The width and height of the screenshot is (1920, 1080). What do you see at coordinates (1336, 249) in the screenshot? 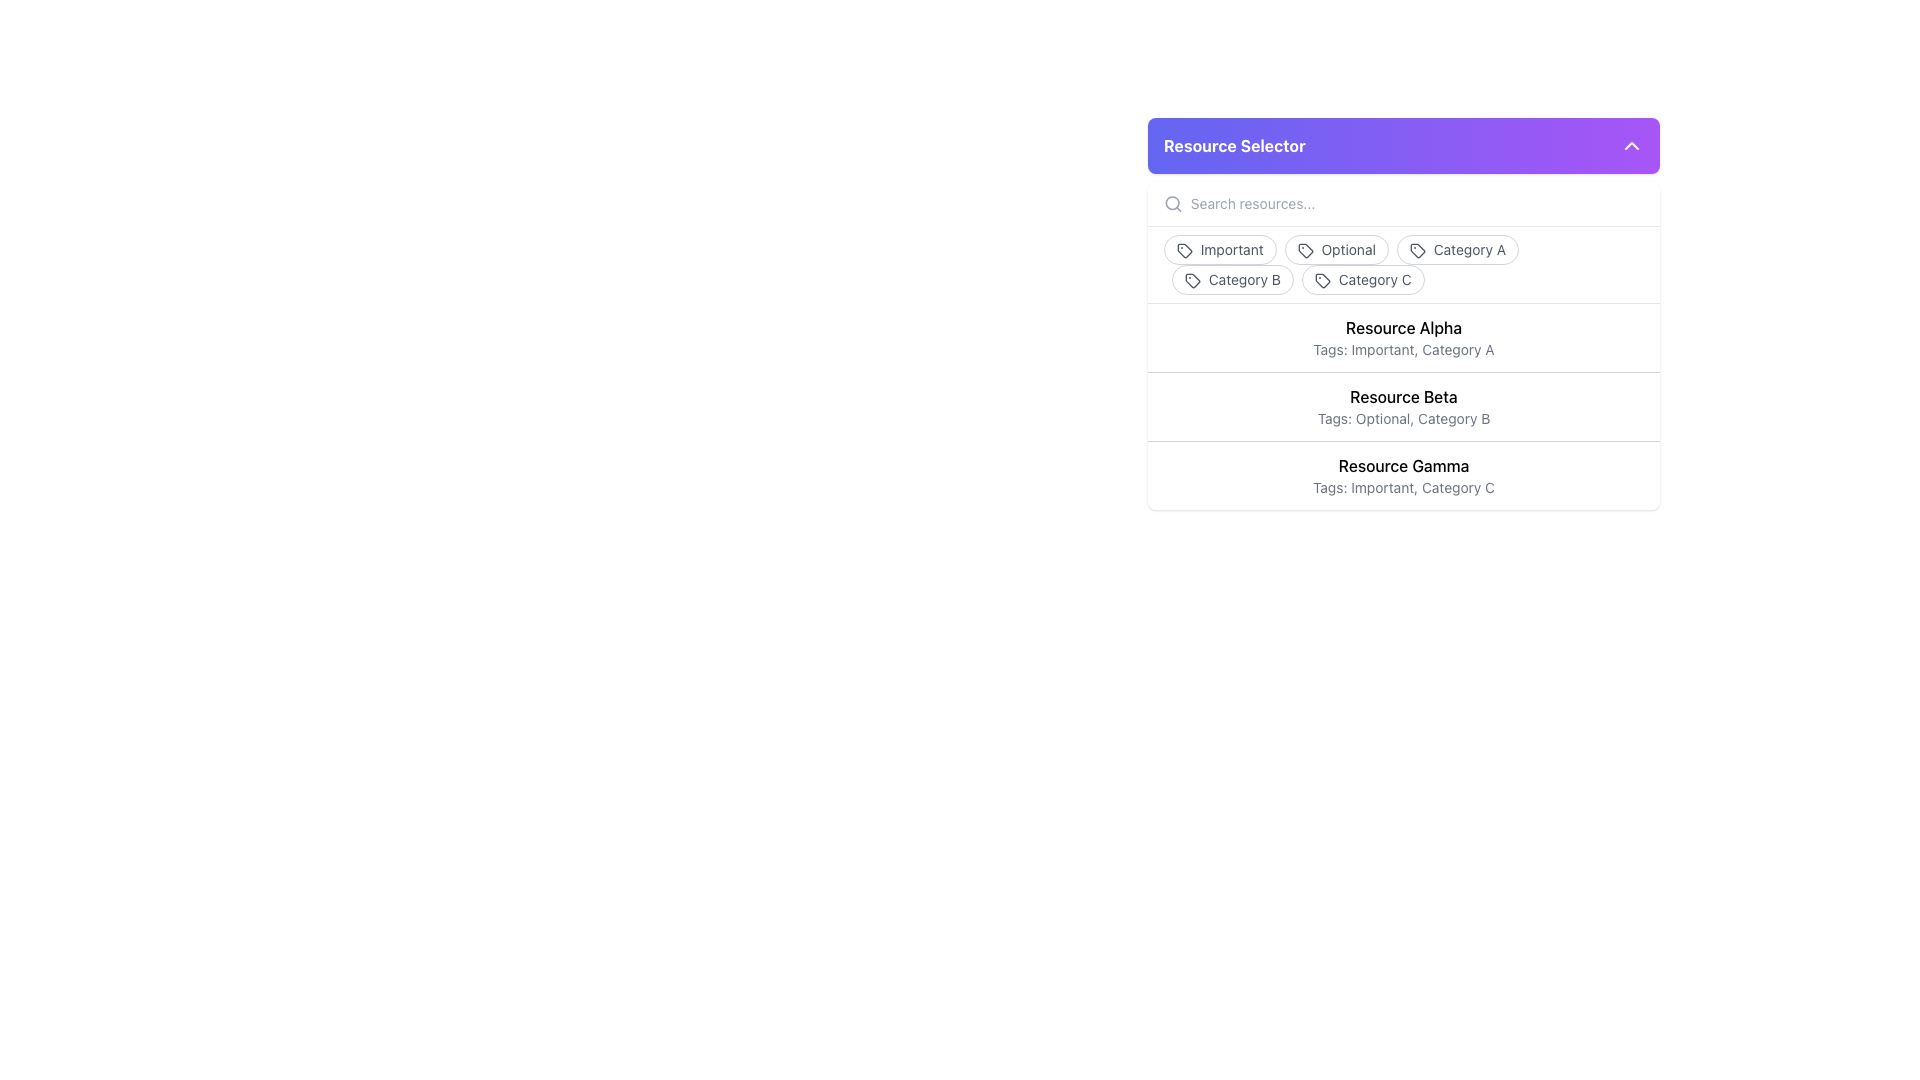
I see `the well-rounded button with a white background and gray border labeled 'Optional', located in the 'Resource Selector' section, positioned between the 'Important' and 'Category A' buttons` at bounding box center [1336, 249].